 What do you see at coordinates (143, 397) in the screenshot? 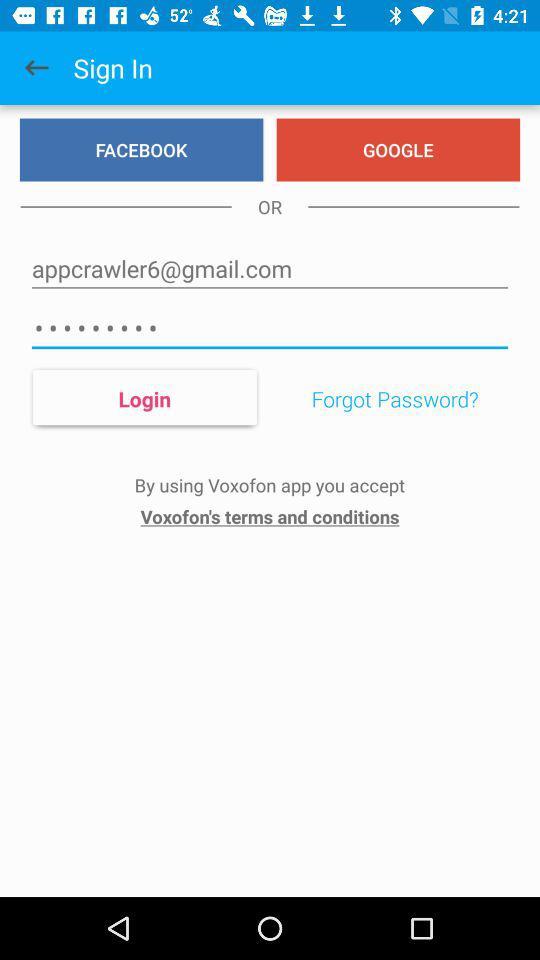
I see `login` at bounding box center [143, 397].